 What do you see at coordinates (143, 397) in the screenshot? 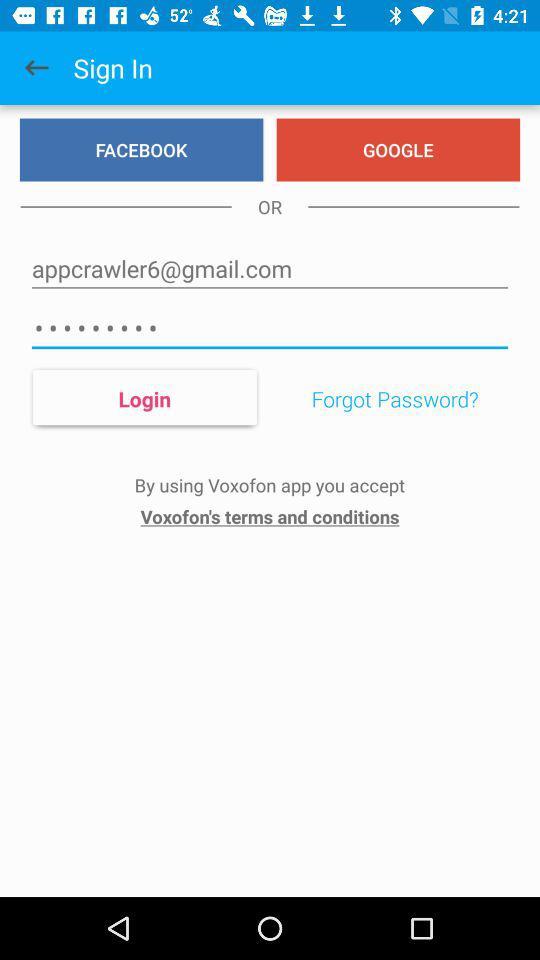
I see `login` at bounding box center [143, 397].